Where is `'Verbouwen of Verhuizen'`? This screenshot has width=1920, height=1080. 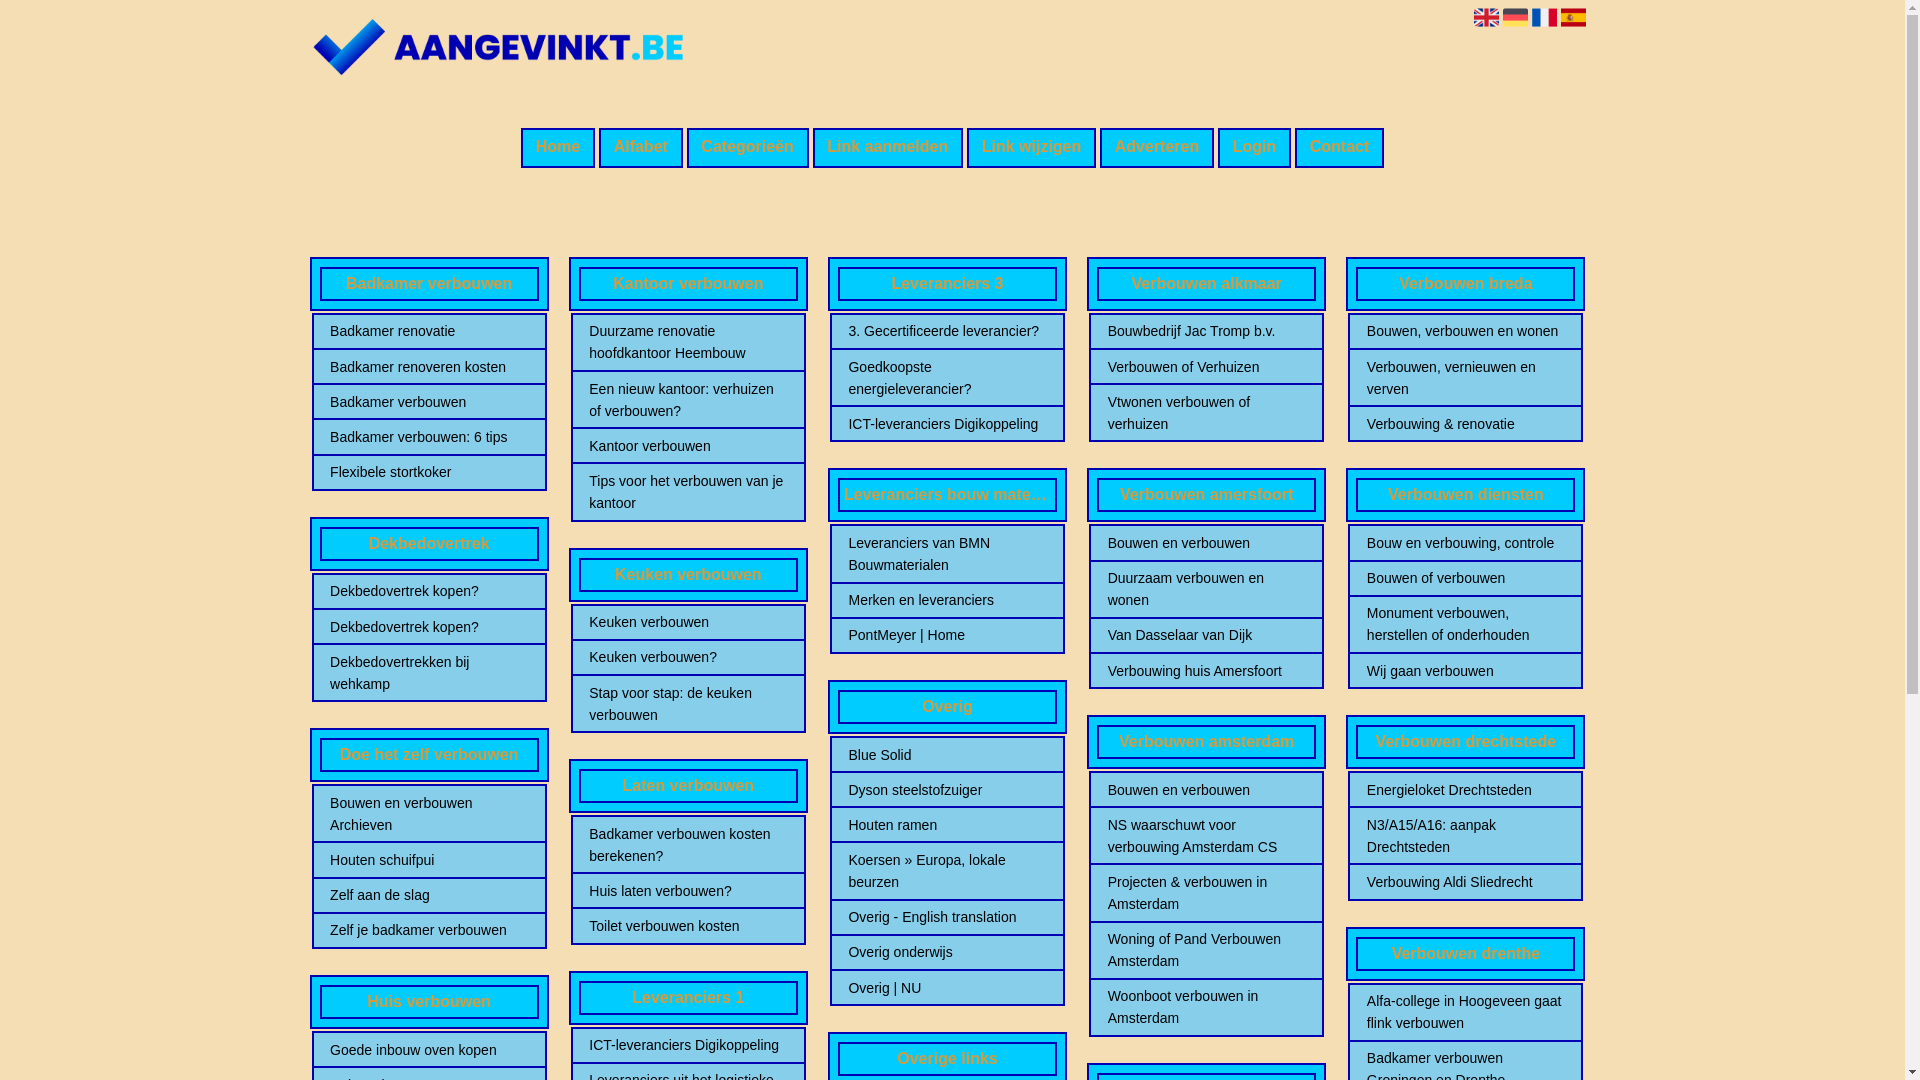 'Verbouwen of Verhuizen' is located at coordinates (1205, 366).